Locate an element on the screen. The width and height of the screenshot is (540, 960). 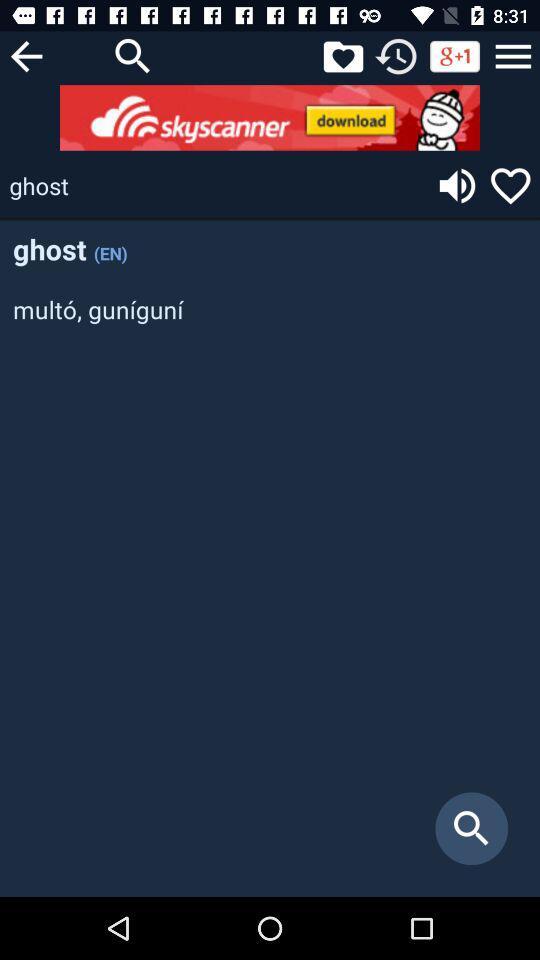
menu is located at coordinates (513, 55).